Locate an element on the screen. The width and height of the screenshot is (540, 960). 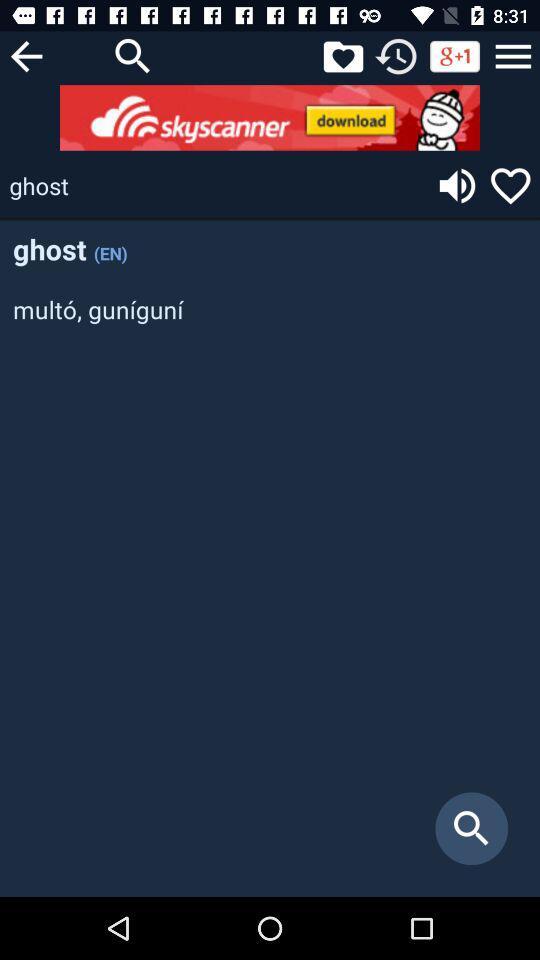
menu is located at coordinates (513, 55).